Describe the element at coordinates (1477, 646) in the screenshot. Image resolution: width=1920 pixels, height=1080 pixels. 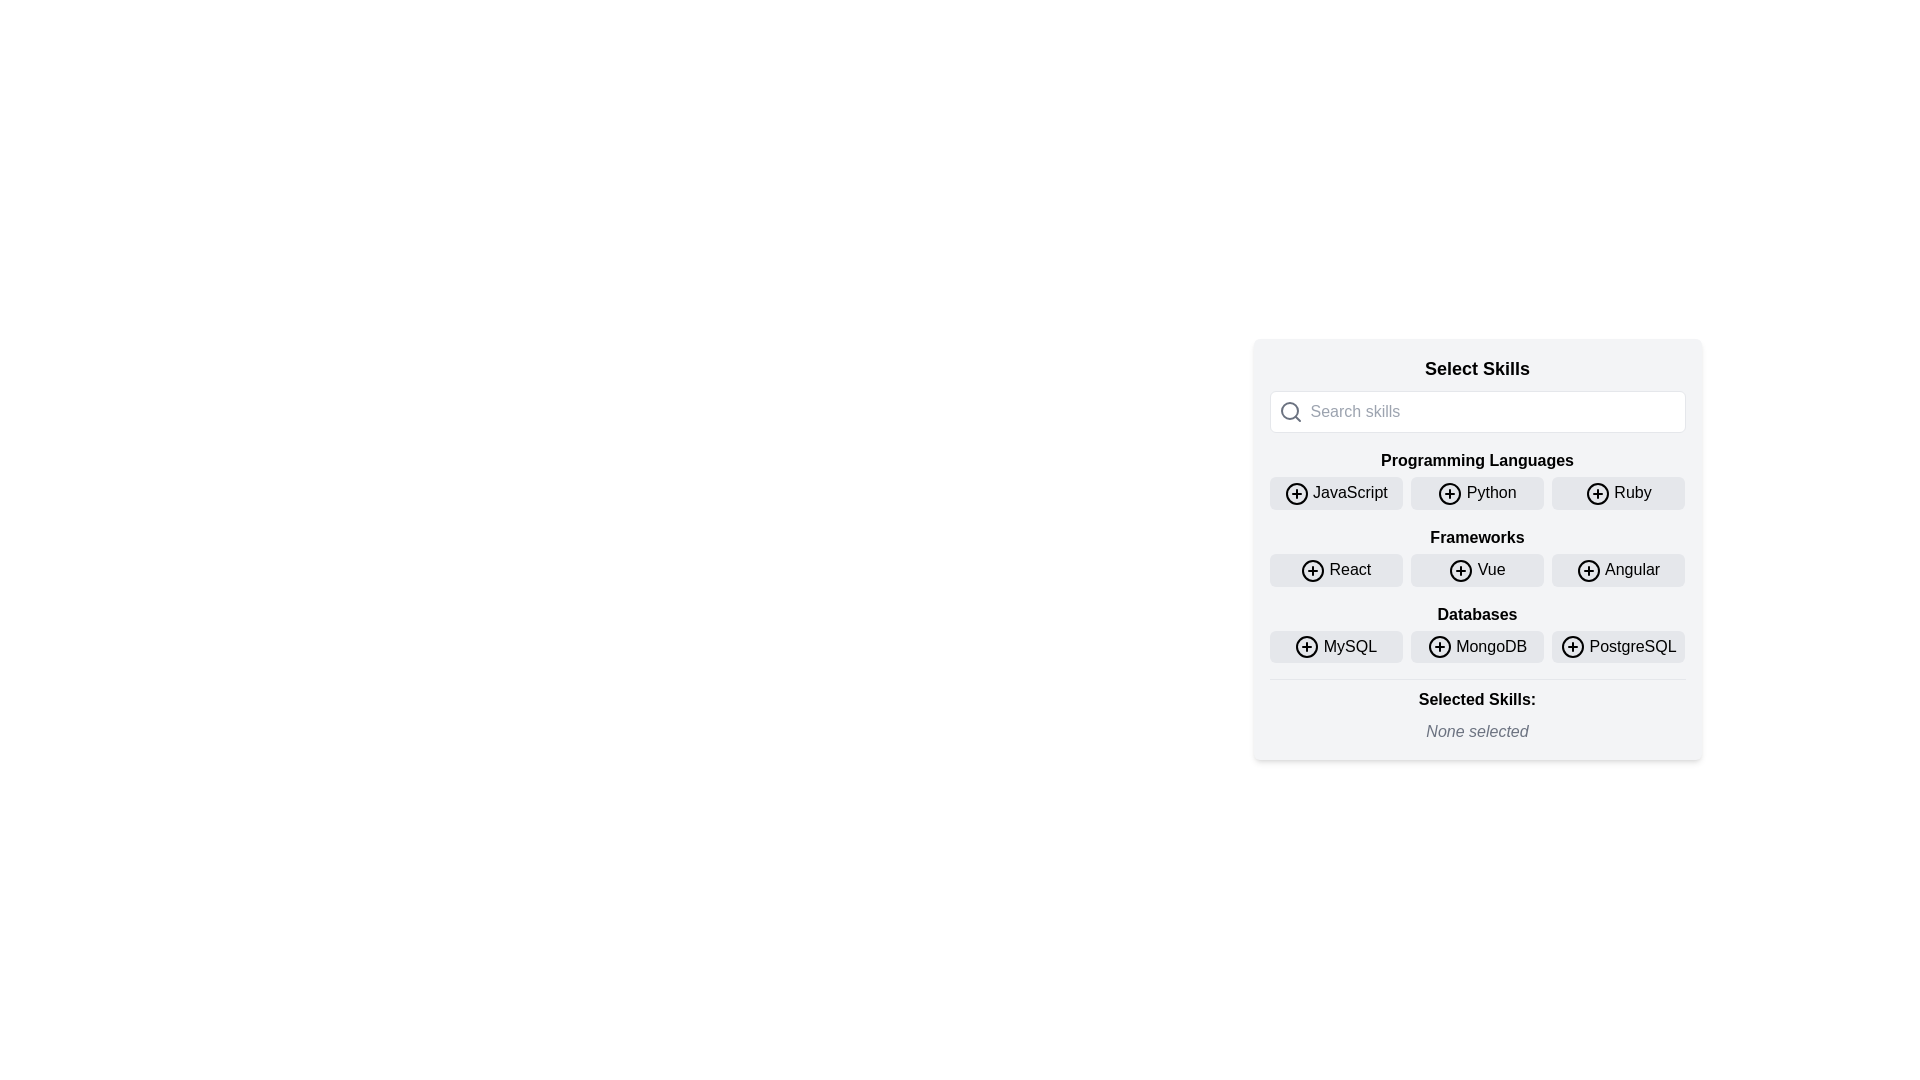
I see `the second button in the 'Databases' section of the 'Select Skills' interface` at that location.